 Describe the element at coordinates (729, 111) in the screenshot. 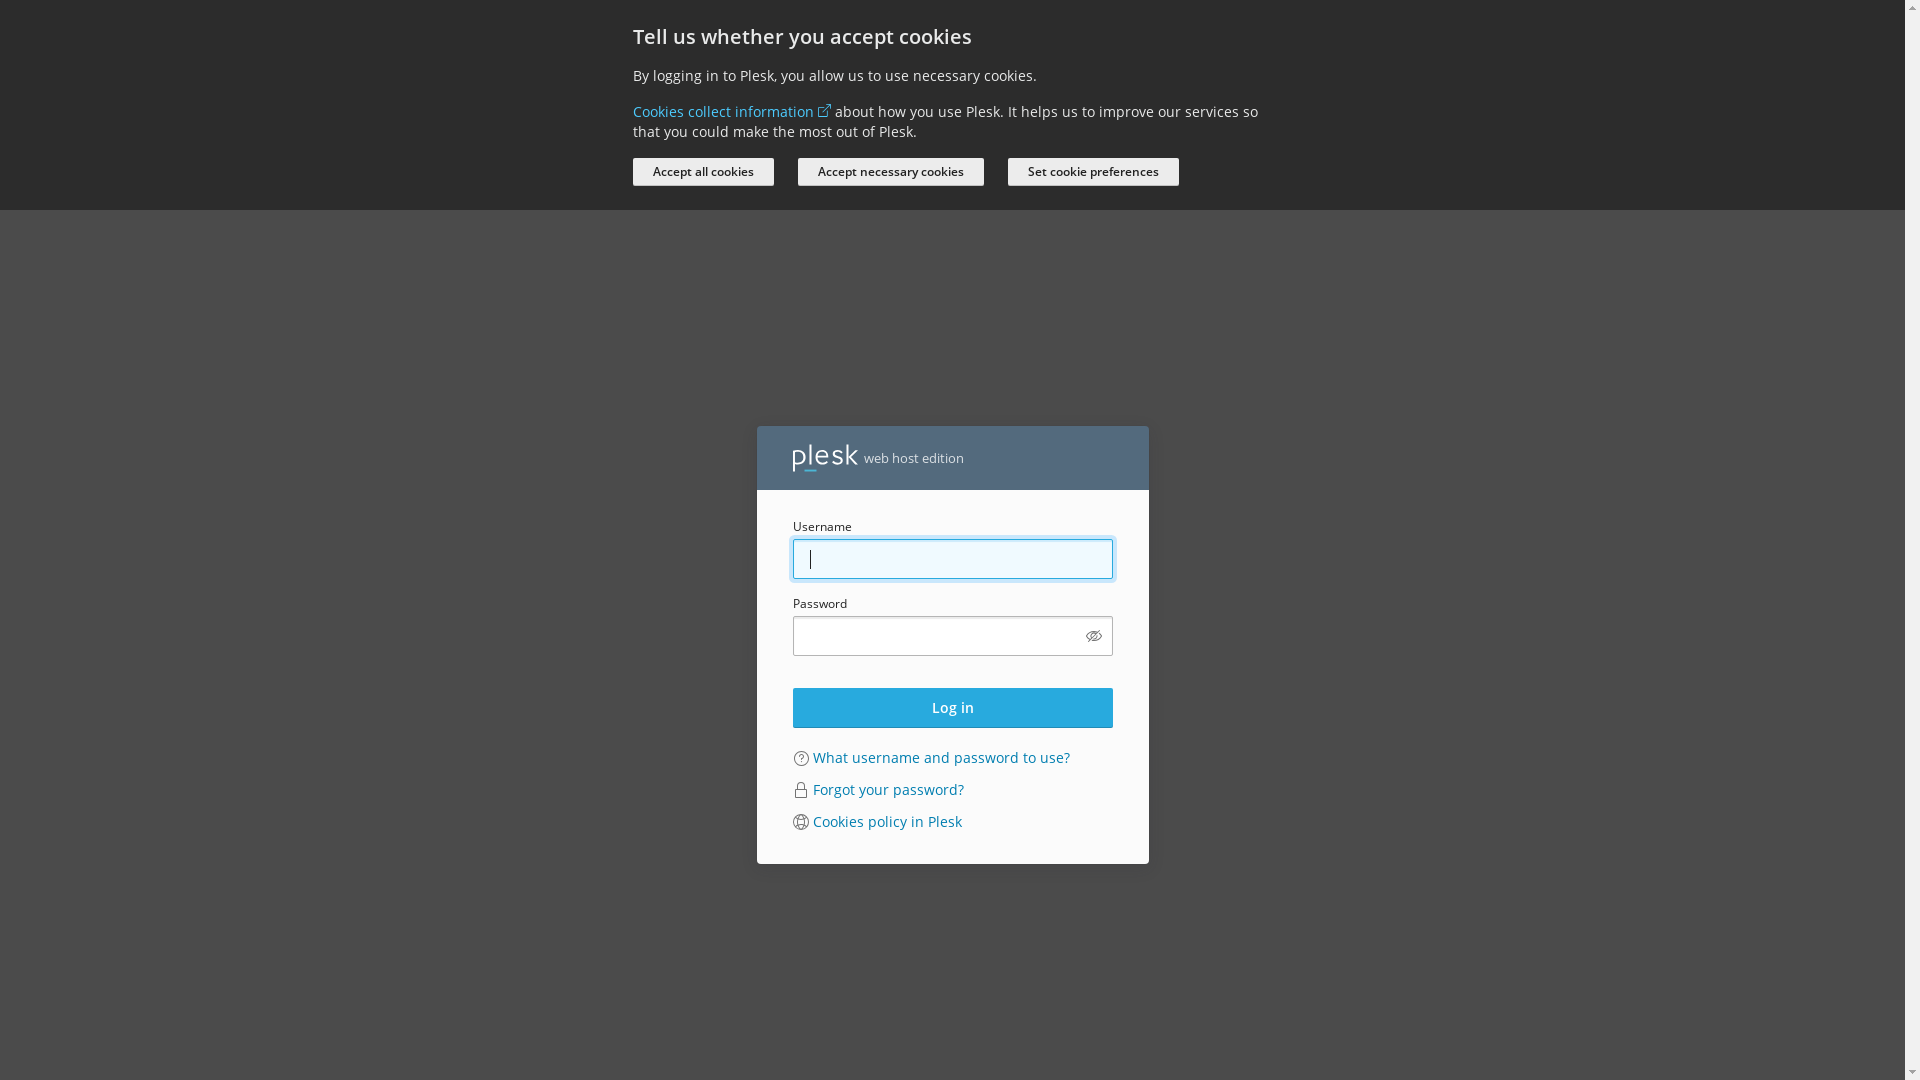

I see `'Cookies collect information'` at that location.